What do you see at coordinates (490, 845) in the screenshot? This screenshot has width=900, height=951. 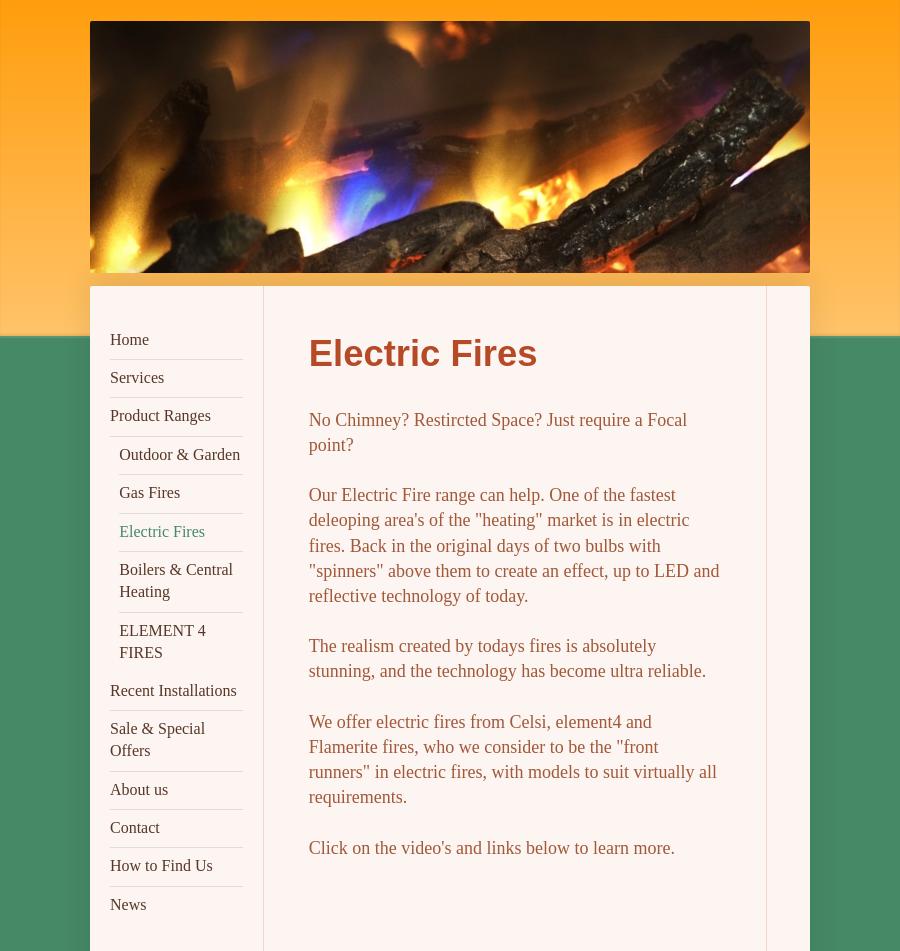 I see `'Click on the video's and links below to learn more.'` at bounding box center [490, 845].